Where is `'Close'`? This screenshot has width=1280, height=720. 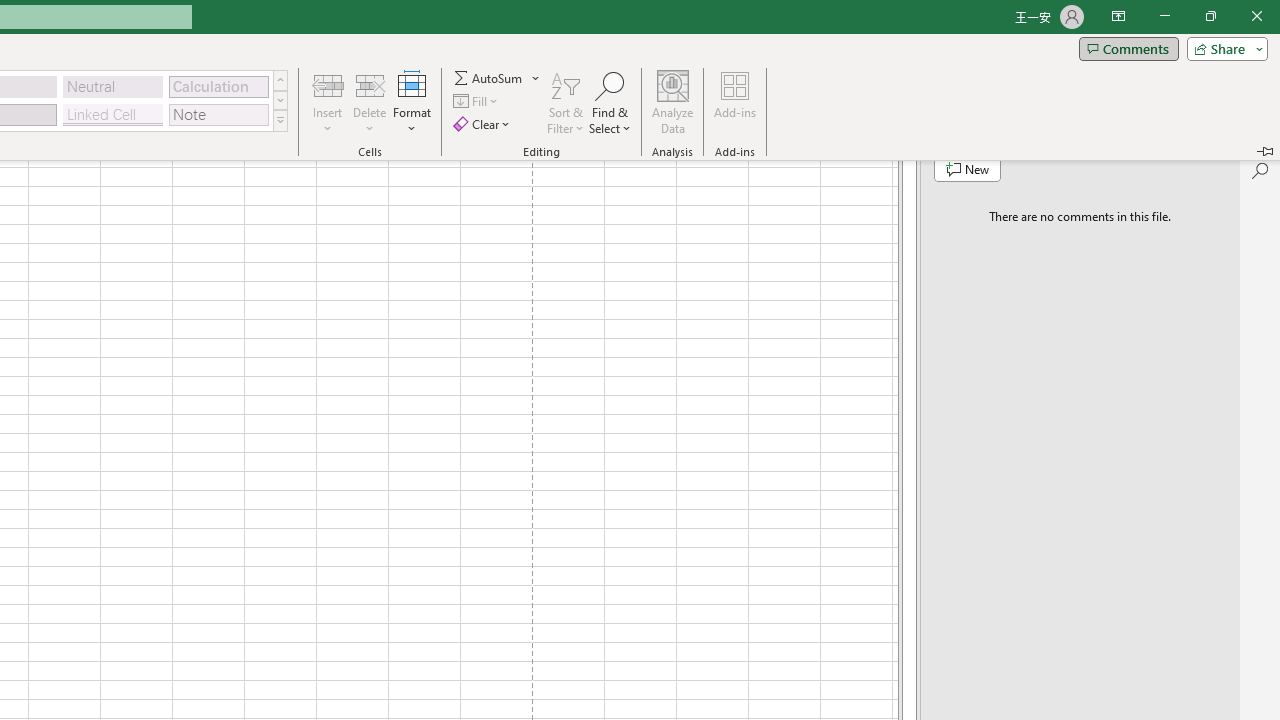 'Close' is located at coordinates (1255, 16).